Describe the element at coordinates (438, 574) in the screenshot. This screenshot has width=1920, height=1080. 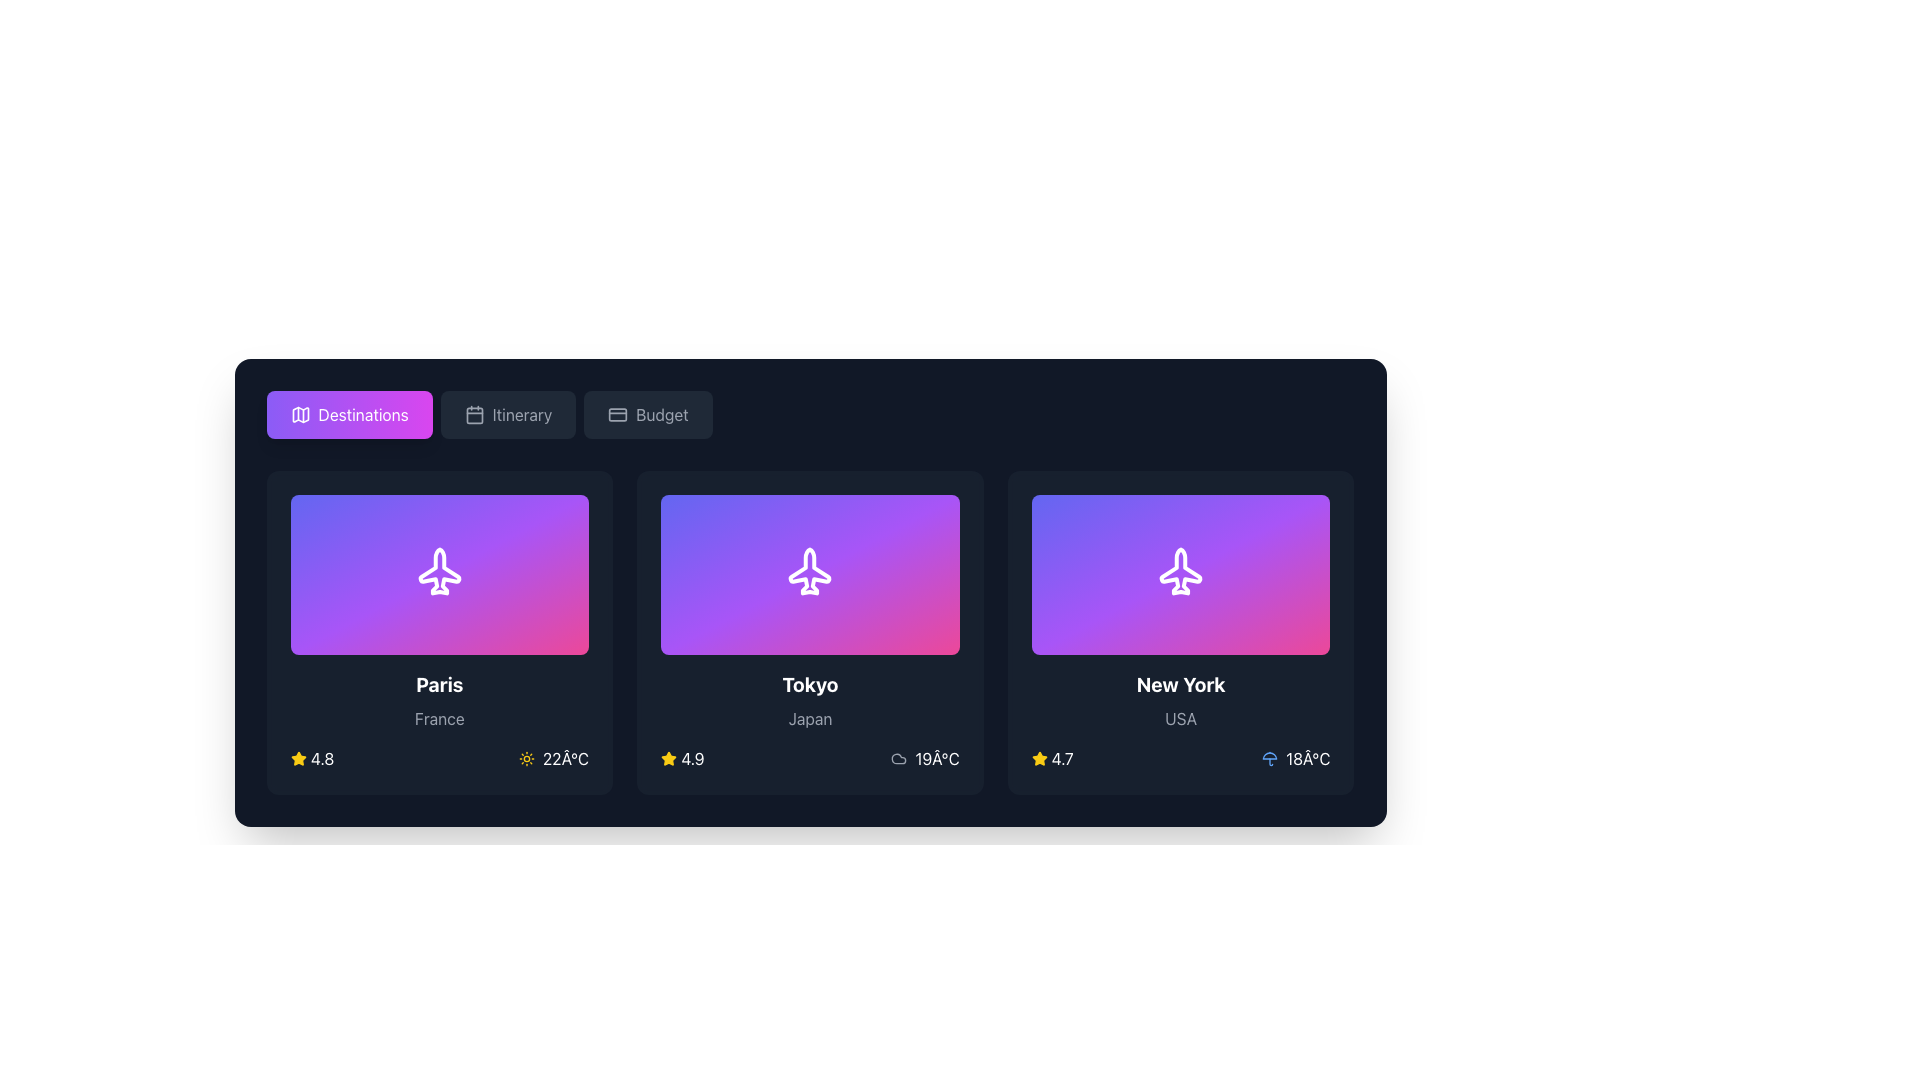
I see `the airplane icon representing the destination 'Paris, France', which is centered vertically in the first card and features a sleek, modern design with a gradient background` at that location.